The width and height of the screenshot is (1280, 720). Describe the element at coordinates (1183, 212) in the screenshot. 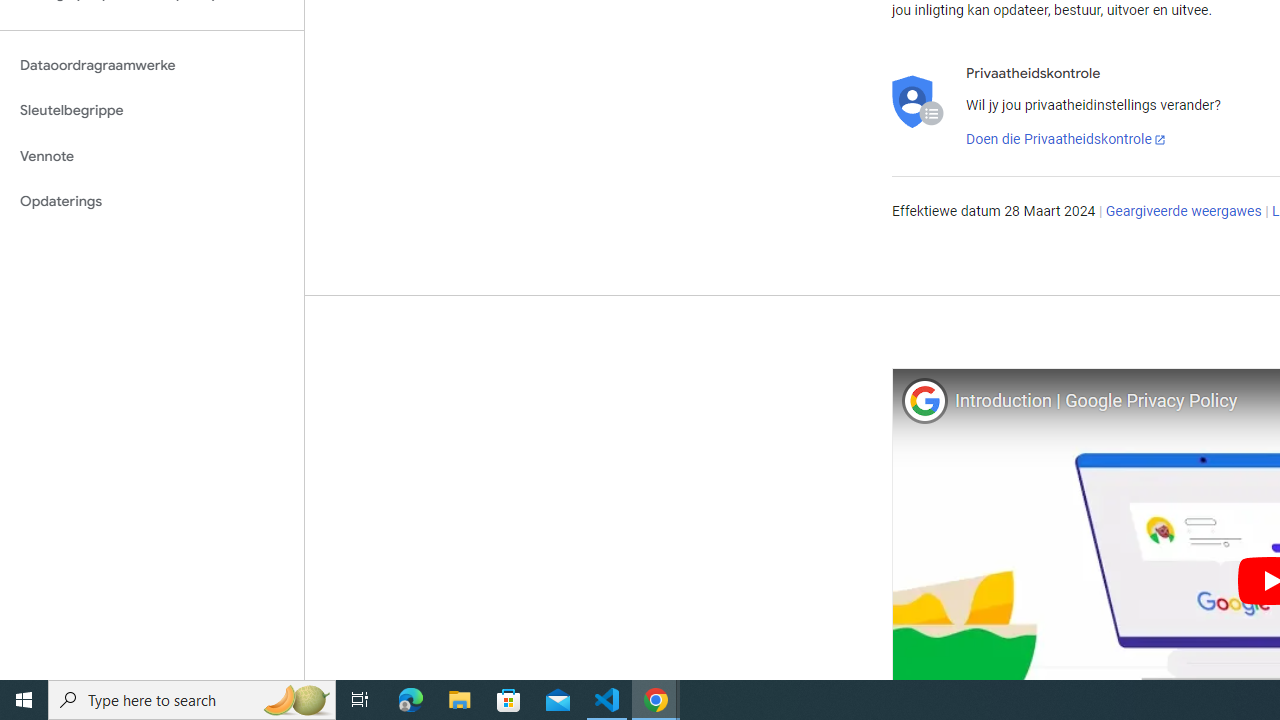

I see `'Geargiveerde weergawes'` at that location.